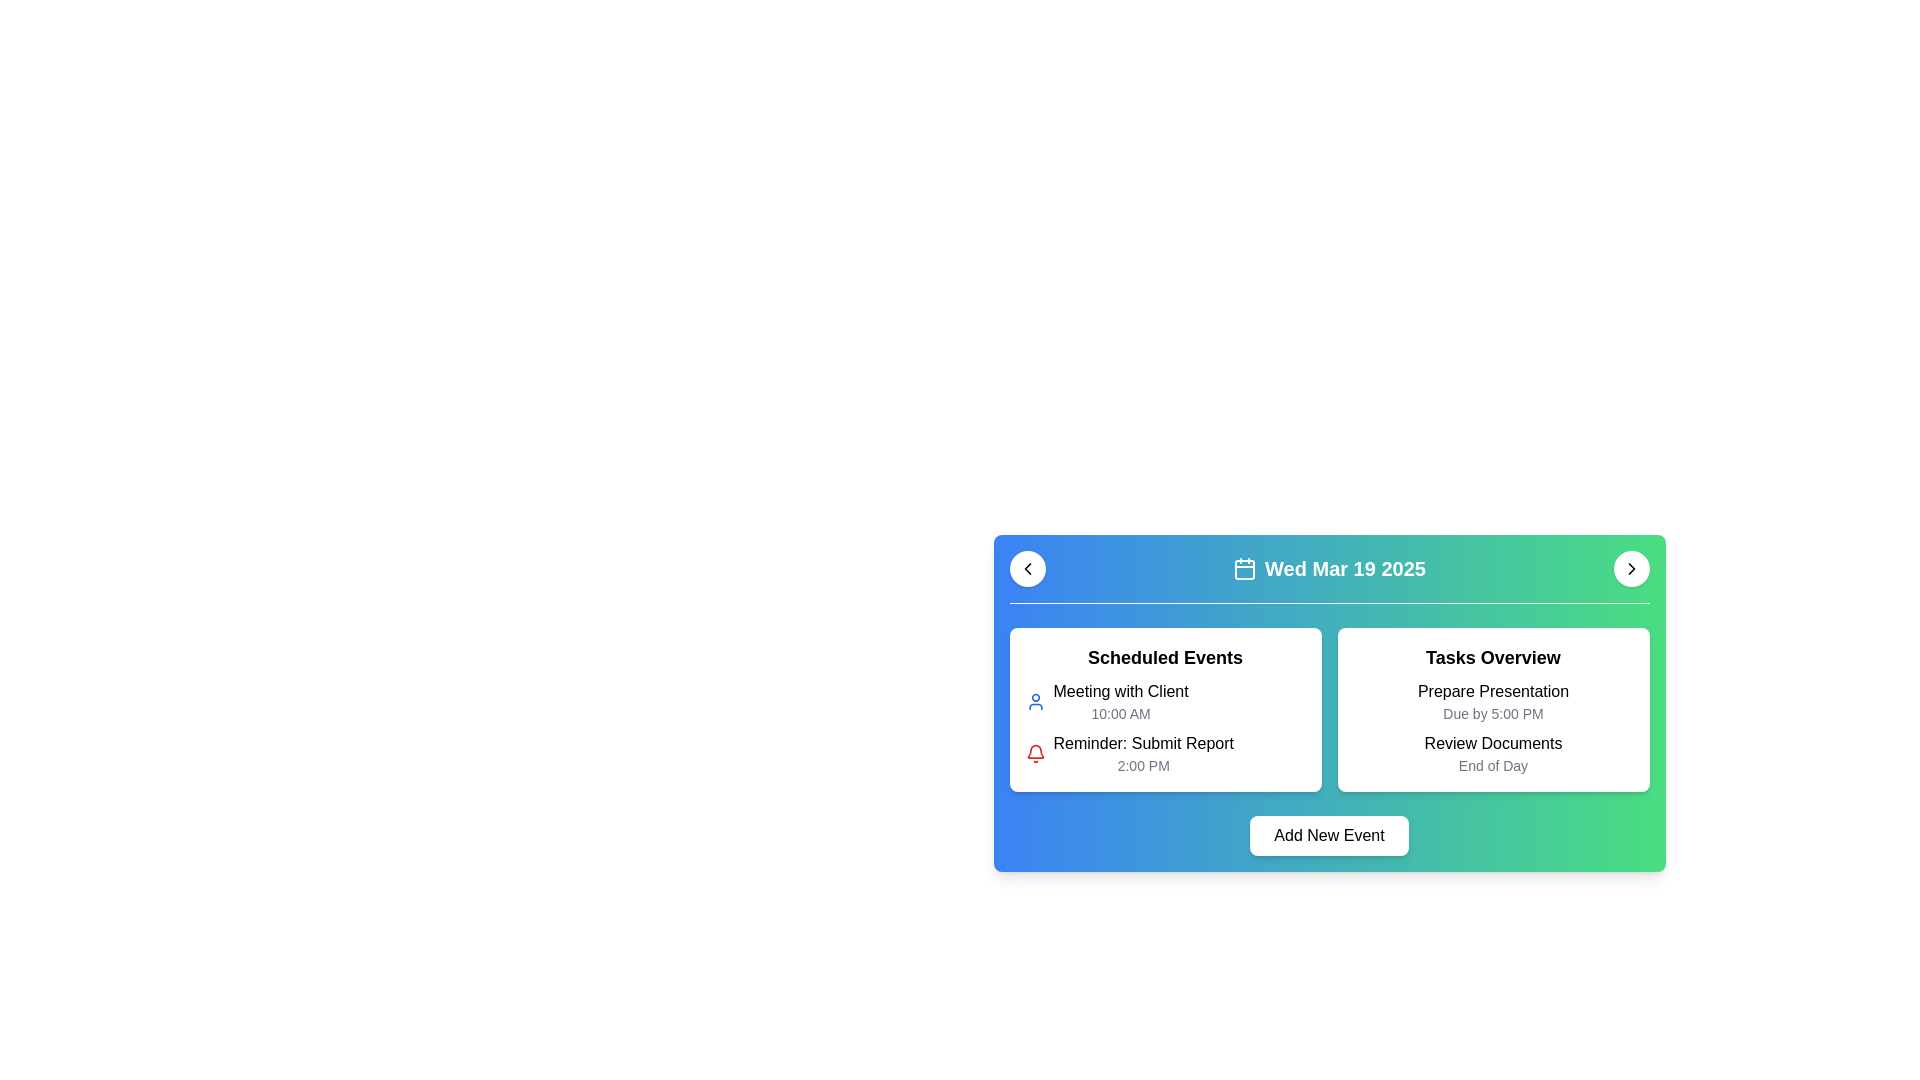 The width and height of the screenshot is (1920, 1080). Describe the element at coordinates (1121, 690) in the screenshot. I see `the title label for a scheduled meeting located in the 'Scheduled Events' section, above the '10:00 AM' time text` at that location.